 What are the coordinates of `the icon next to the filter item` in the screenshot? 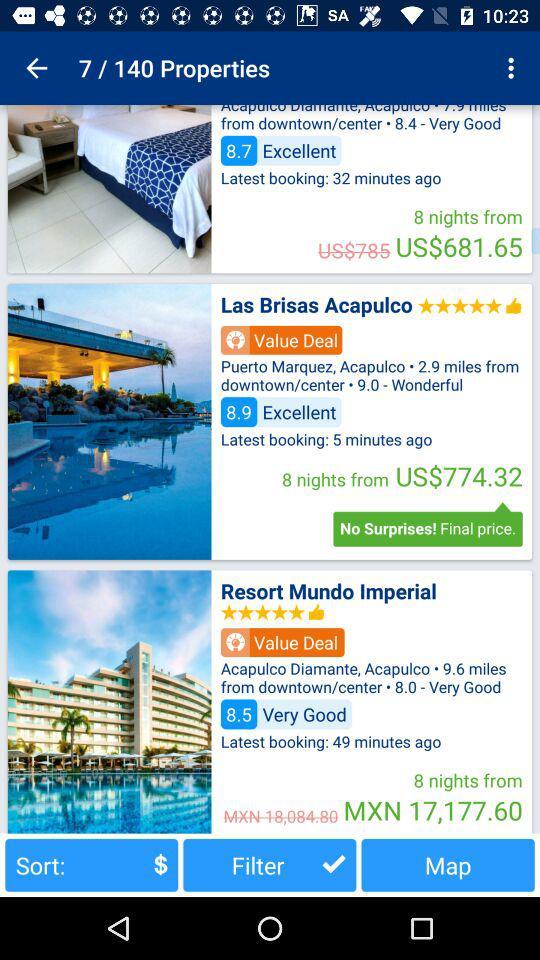 It's located at (90, 864).